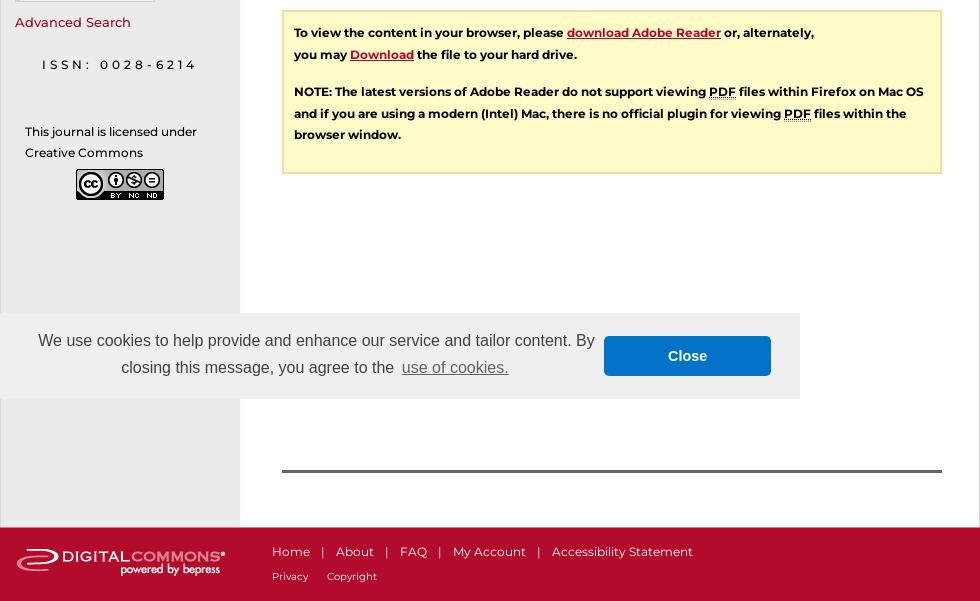 Image resolution: width=980 pixels, height=601 pixels. Describe the element at coordinates (294, 123) in the screenshot. I see `'files within the browser window.'` at that location.